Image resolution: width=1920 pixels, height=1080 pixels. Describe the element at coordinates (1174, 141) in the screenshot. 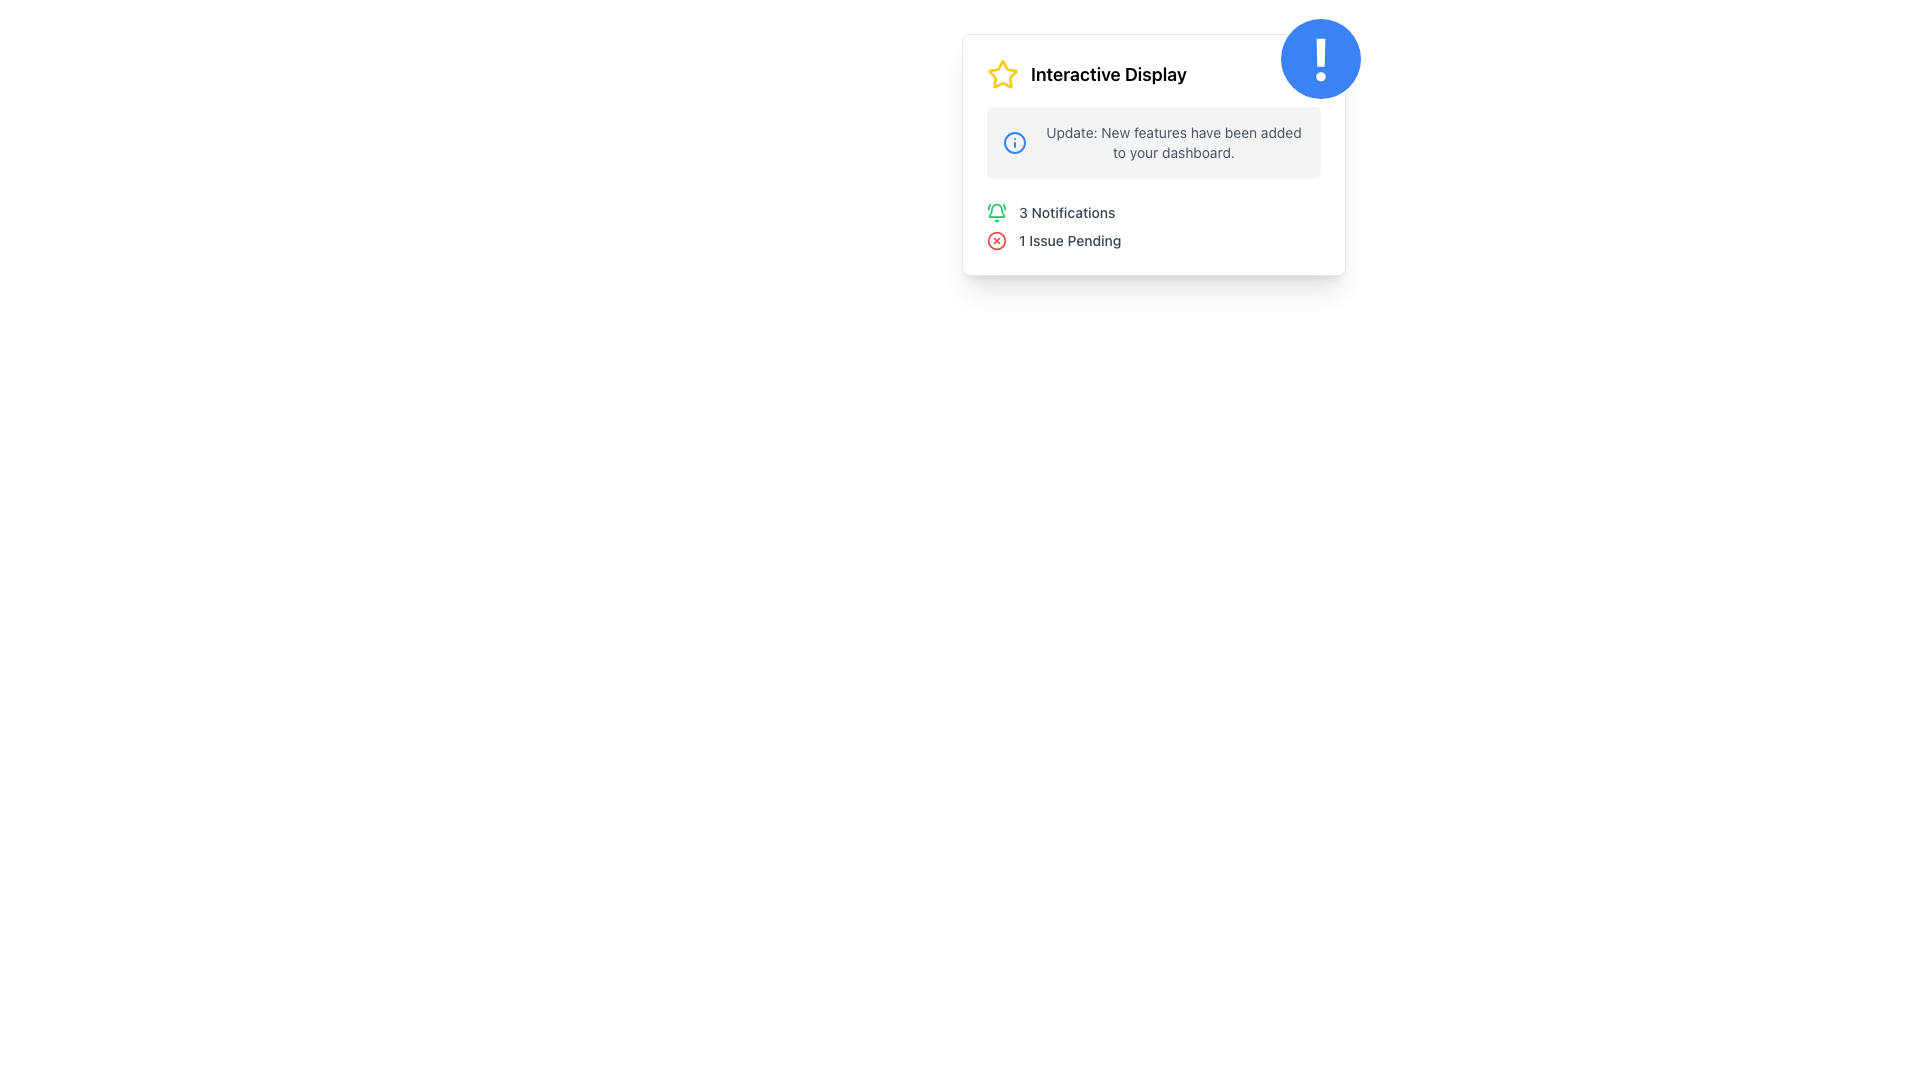

I see `the notification text element that informs the user about new features added to their dashboard, which is centrally located beneath an information icon` at that location.